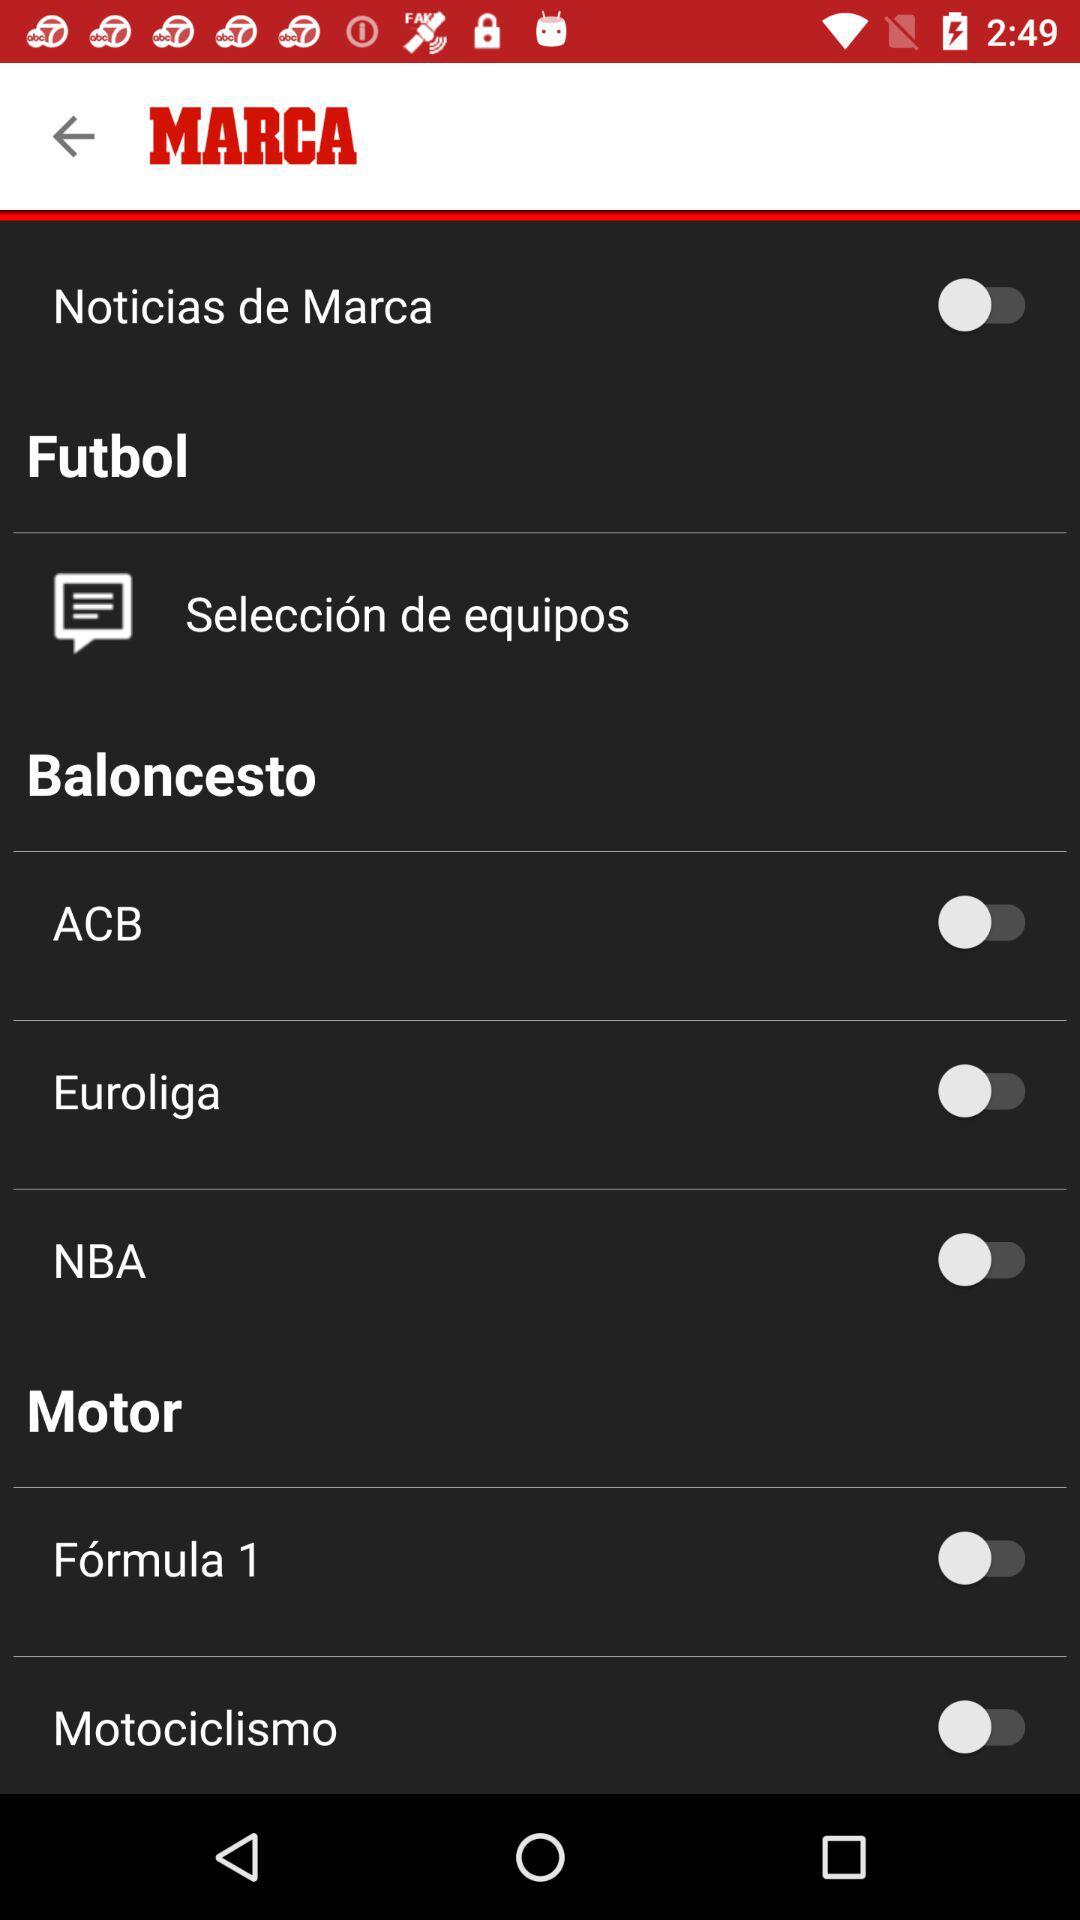  What do you see at coordinates (991, 1258) in the screenshot?
I see `no radio button` at bounding box center [991, 1258].